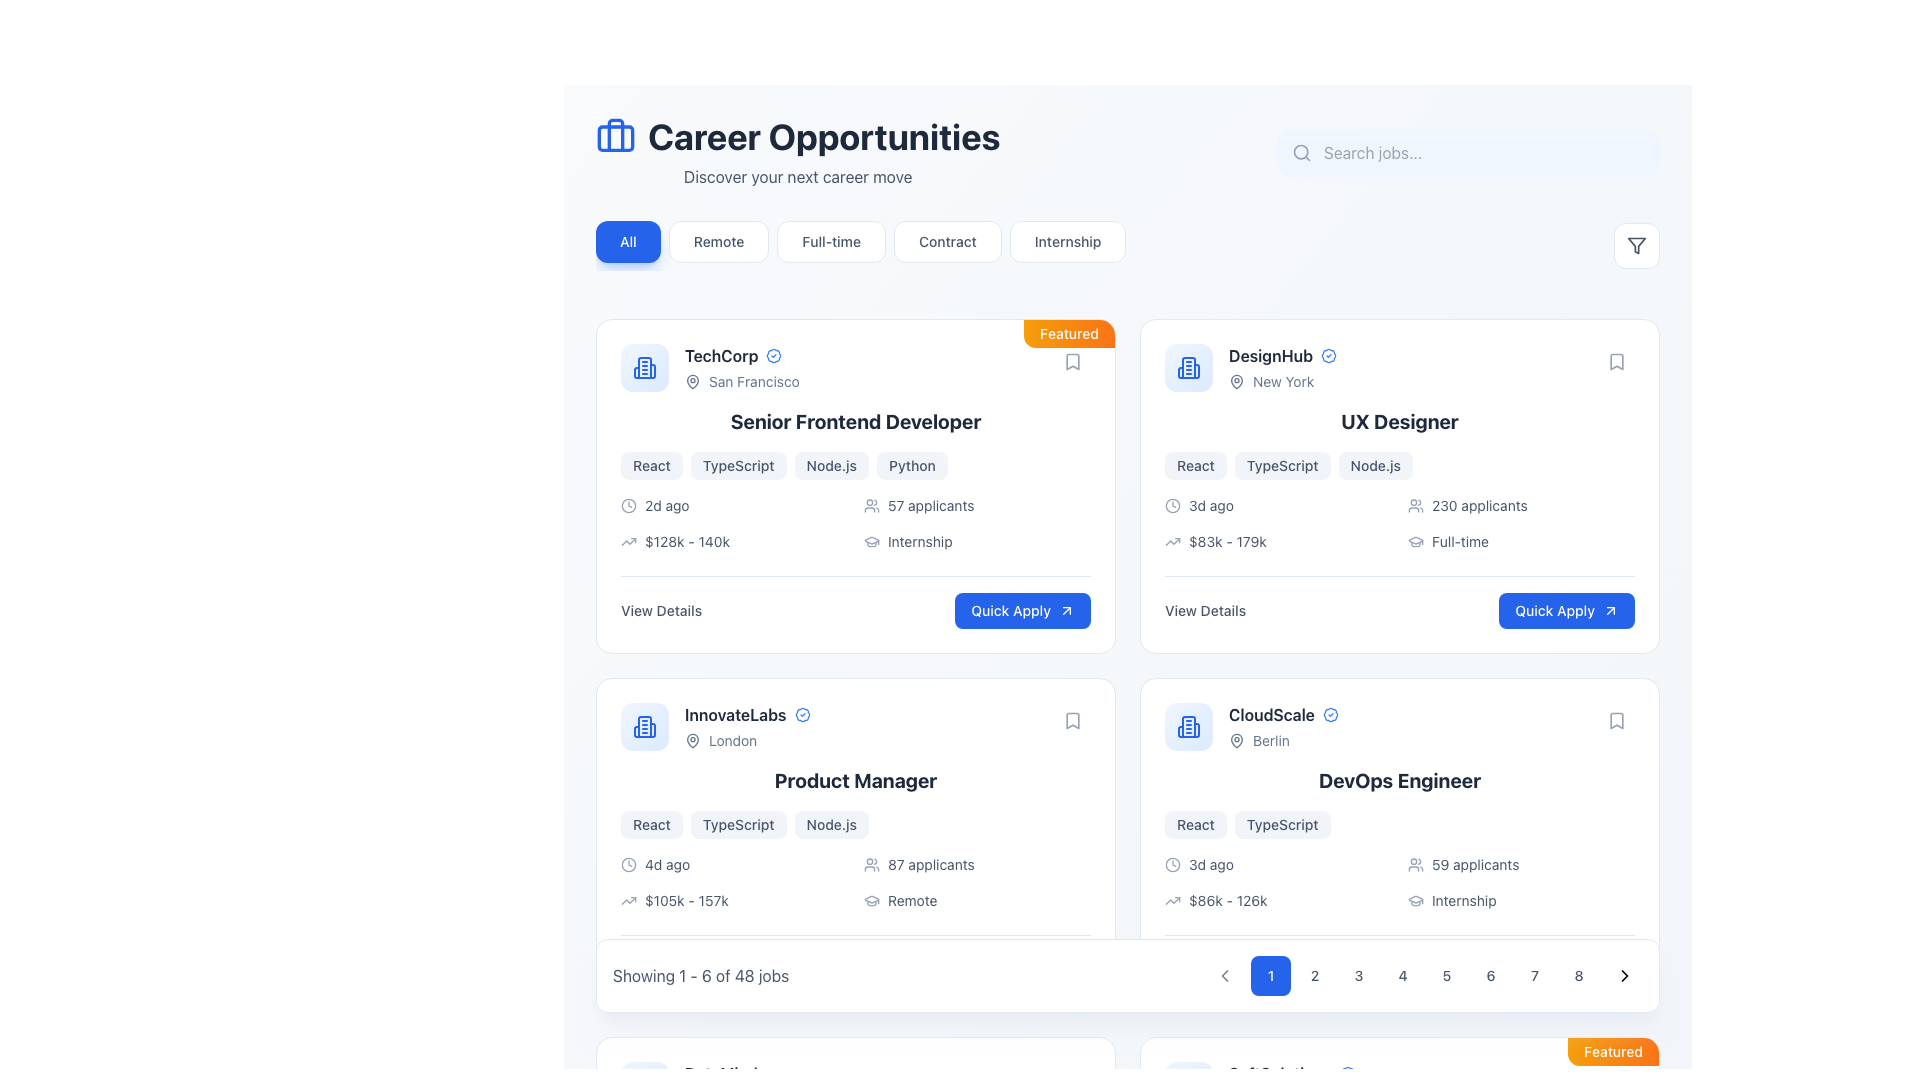  Describe the element at coordinates (719, 241) in the screenshot. I see `the rounded rectangular button labeled 'Remote'` at that location.